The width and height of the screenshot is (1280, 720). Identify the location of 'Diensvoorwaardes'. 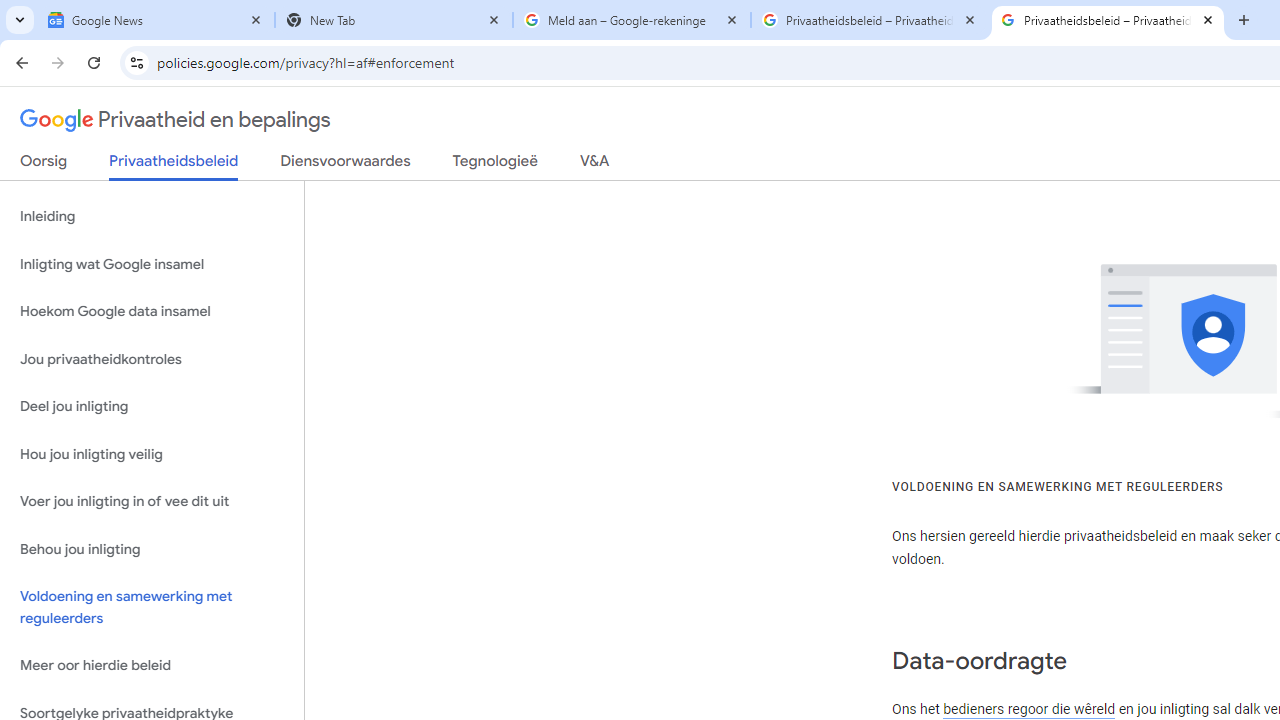
(345, 164).